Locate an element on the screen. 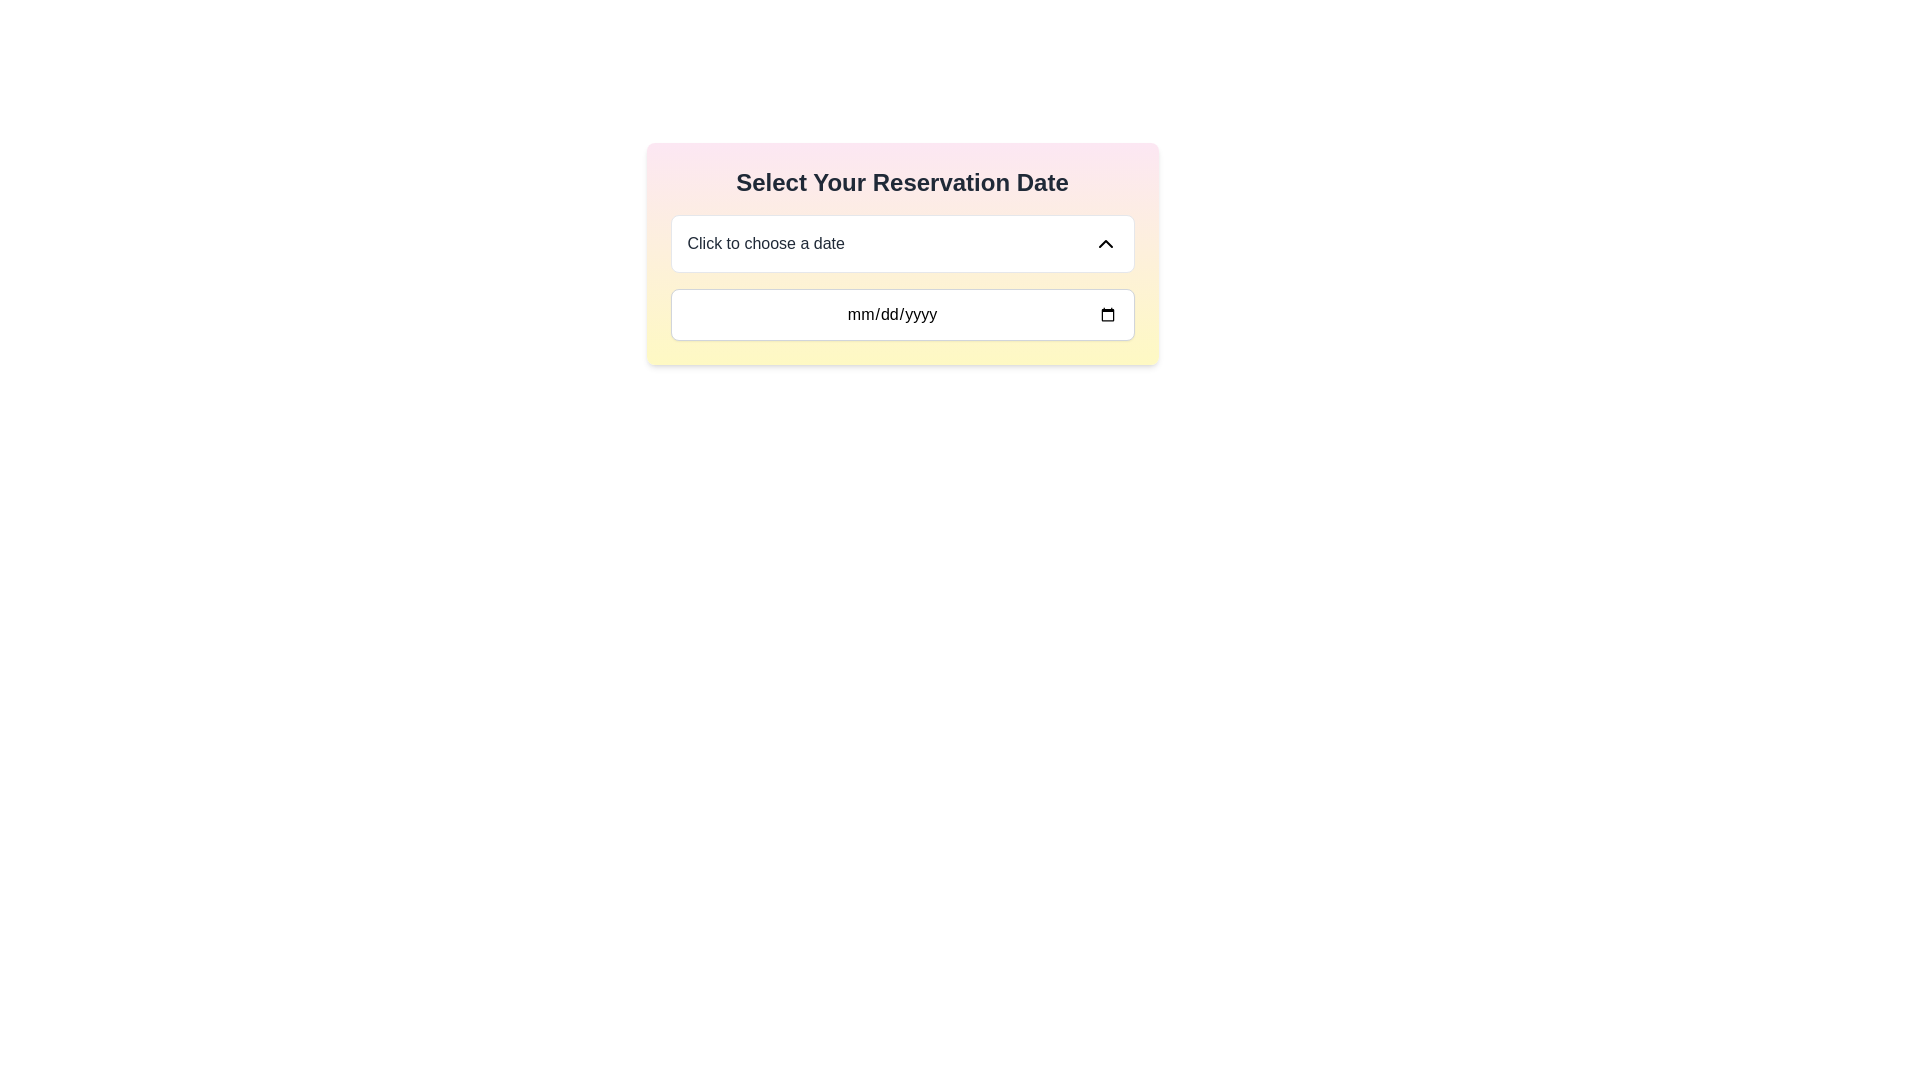  the textual component that reads 'Click to choose a date', which is styled with dark gray text on a light background and is positioned on the left side of a dropdown-like component is located at coordinates (765, 242).